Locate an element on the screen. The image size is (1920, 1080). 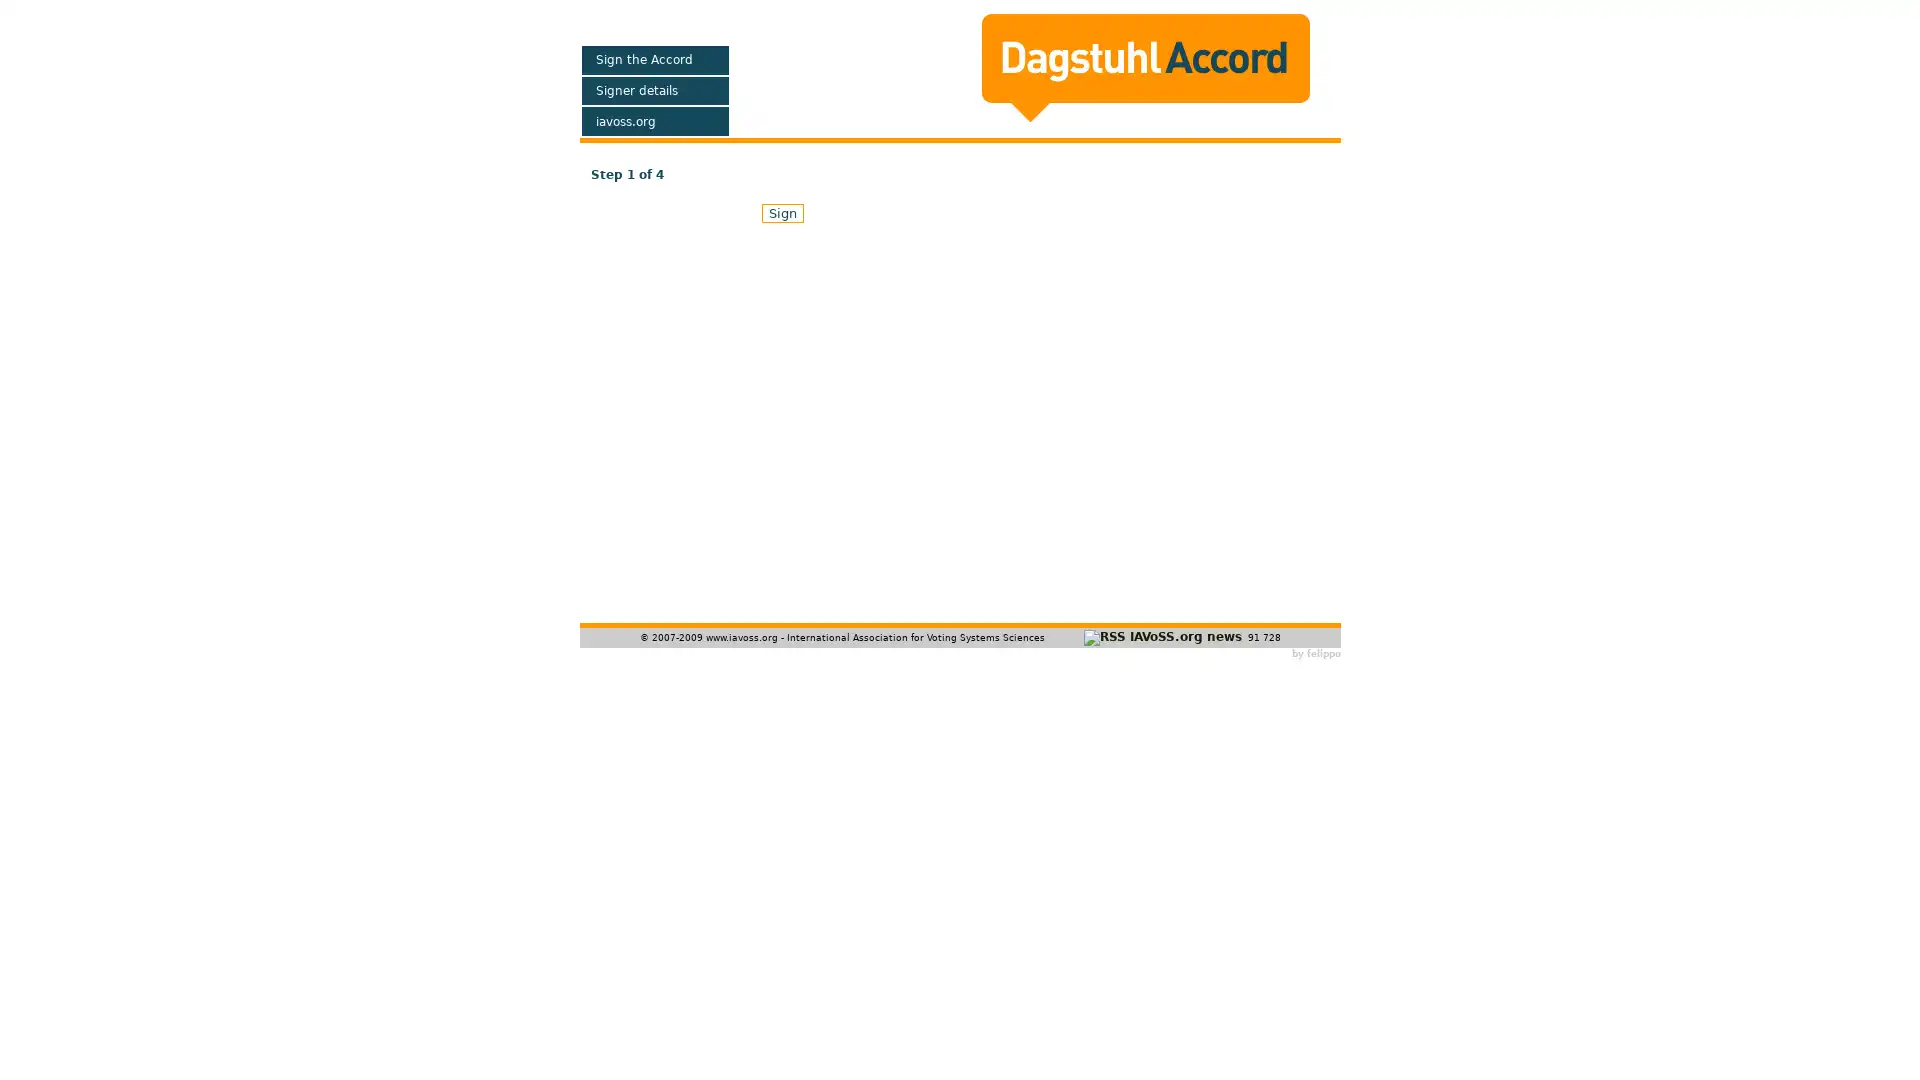
Sign is located at coordinates (781, 213).